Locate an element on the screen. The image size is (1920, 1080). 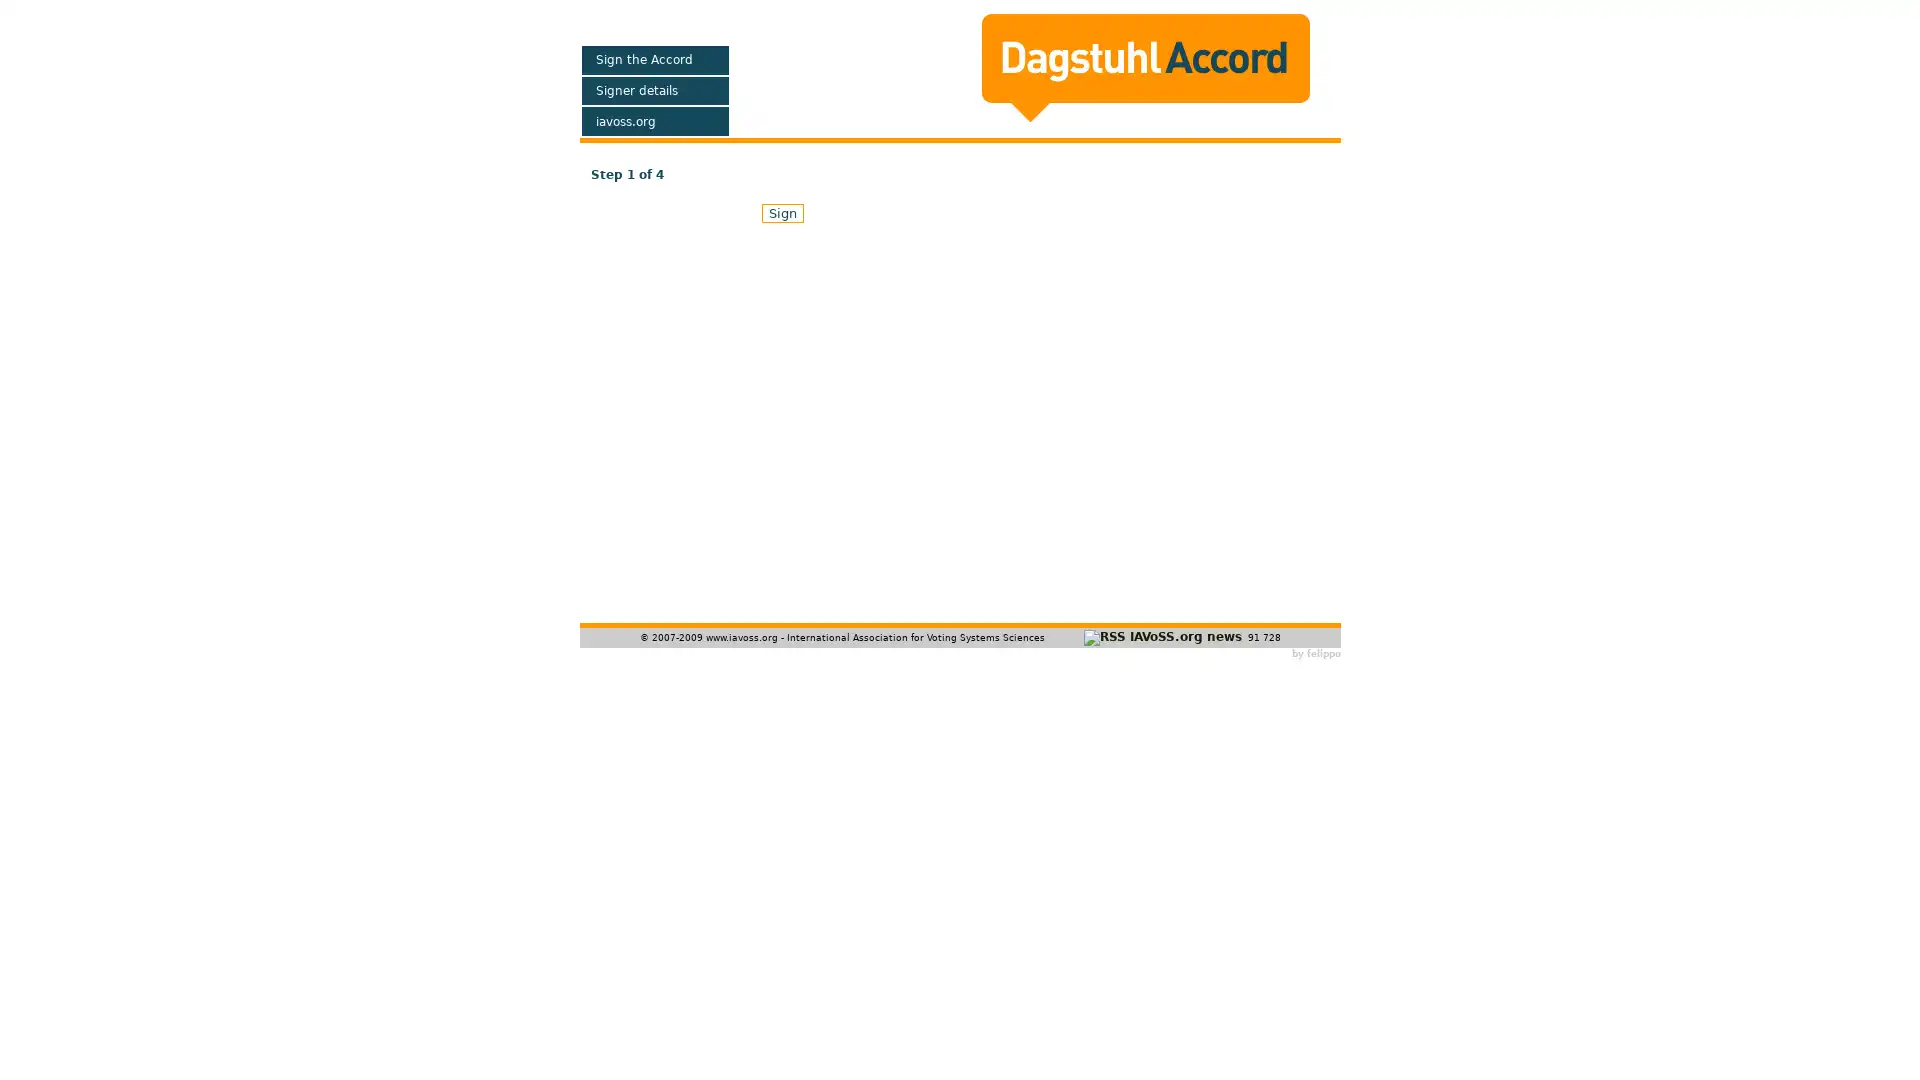
Sign is located at coordinates (781, 213).